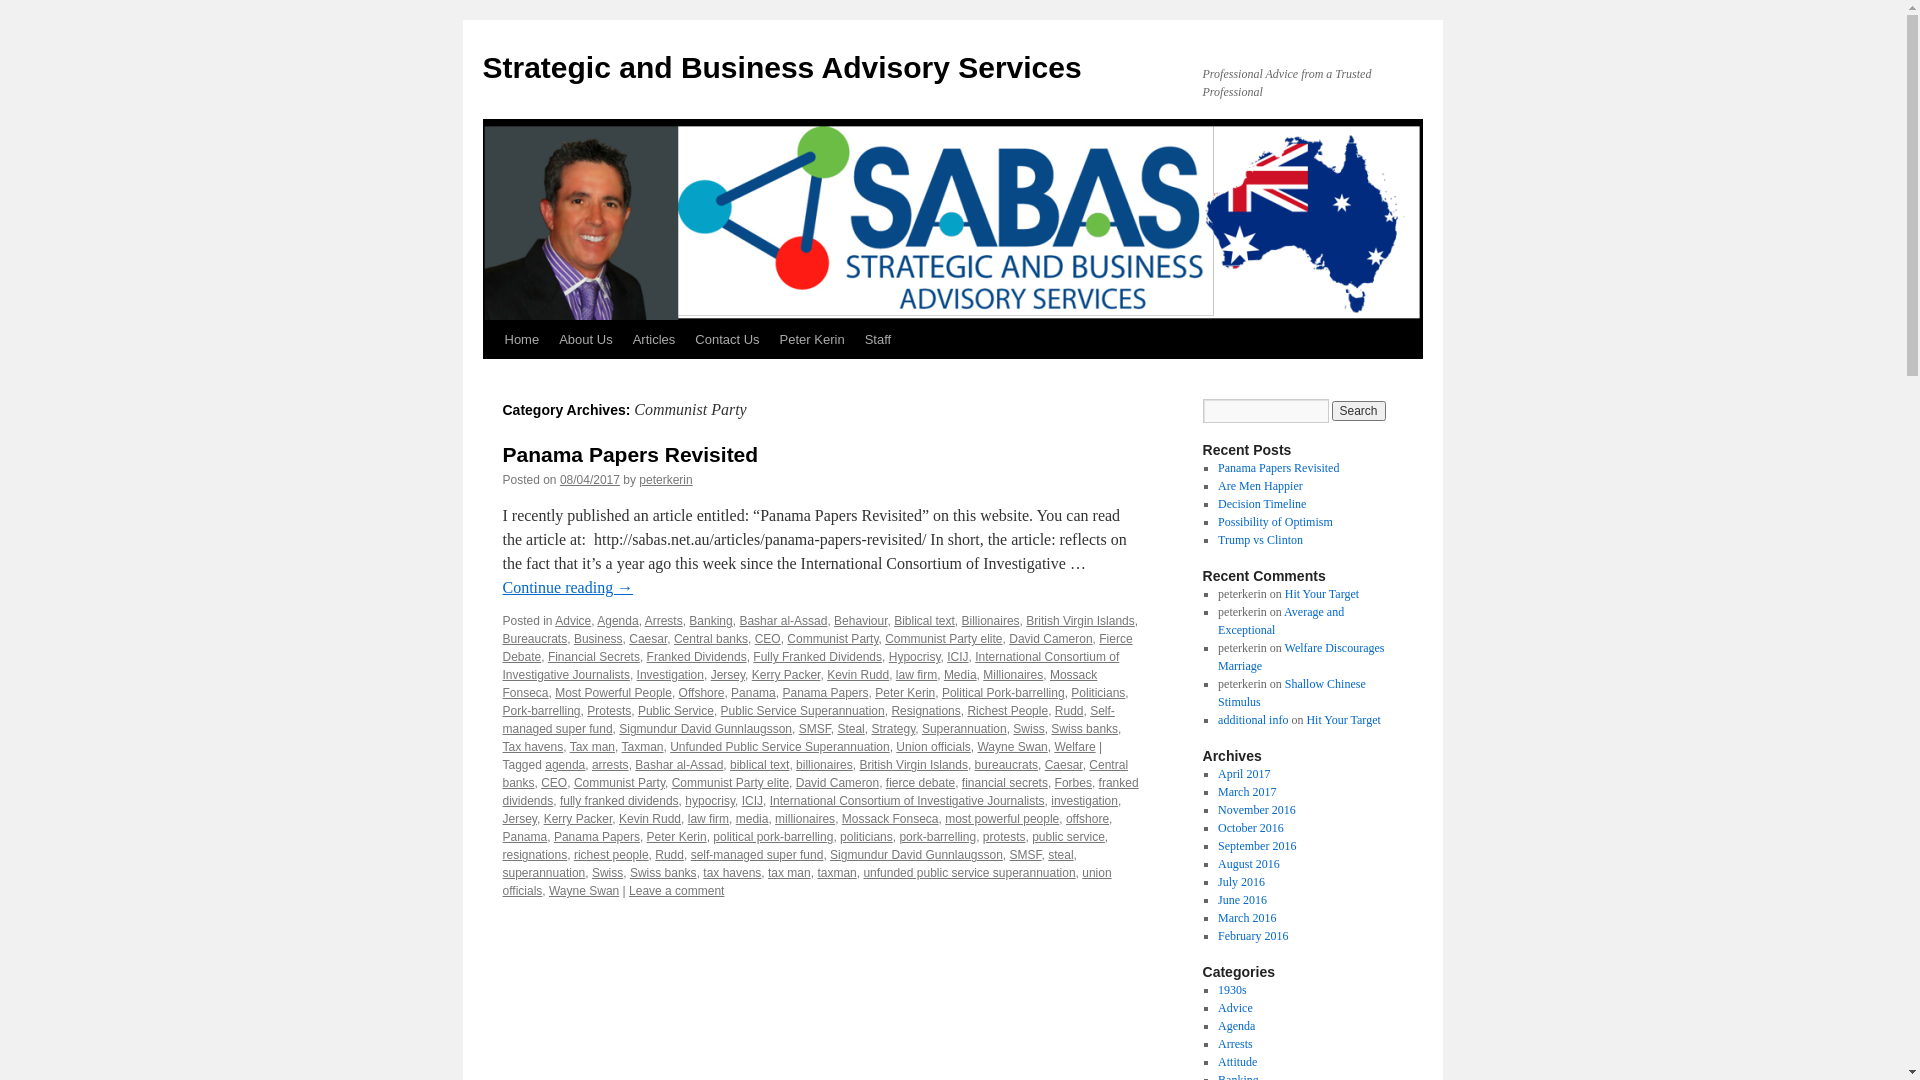 The width and height of the screenshot is (1920, 1080). I want to click on 'Strategy', so click(870, 729).